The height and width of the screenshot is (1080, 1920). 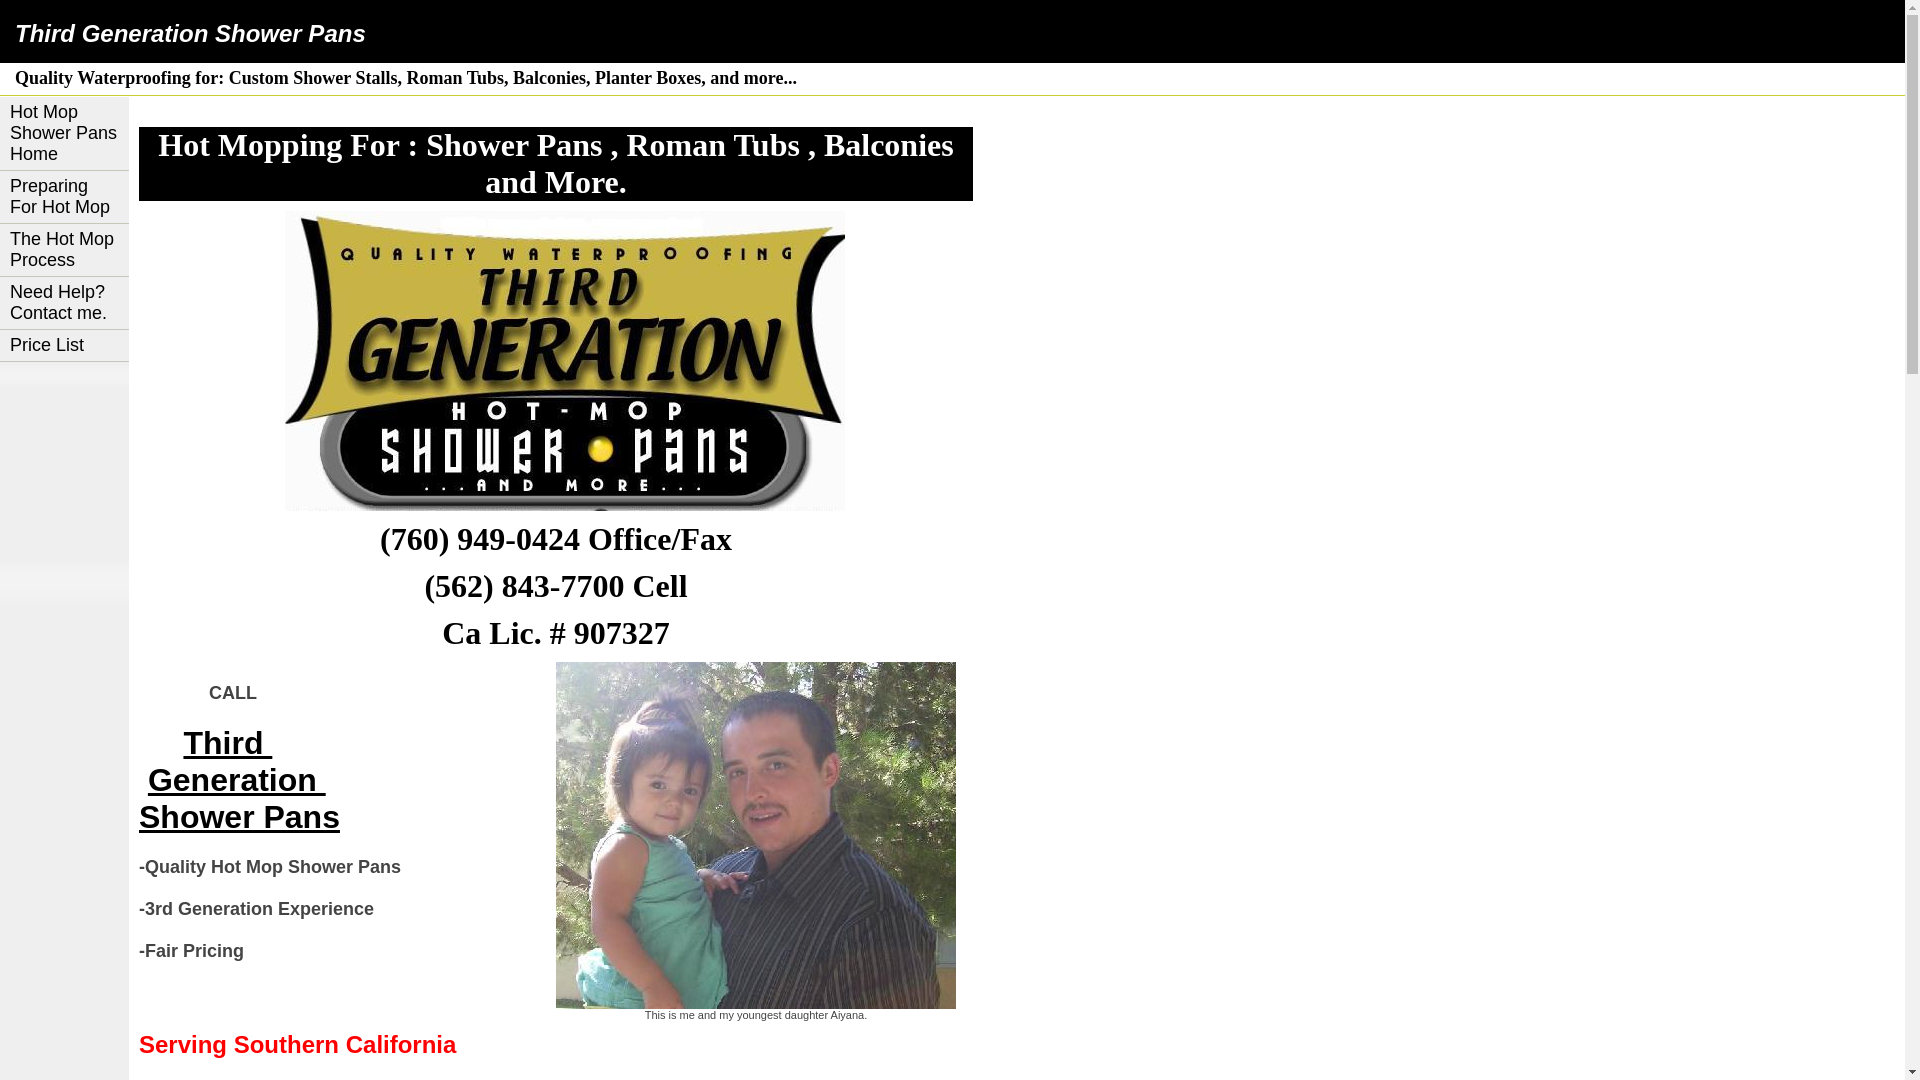 I want to click on 'Need Help? Contact me.', so click(x=64, y=303).